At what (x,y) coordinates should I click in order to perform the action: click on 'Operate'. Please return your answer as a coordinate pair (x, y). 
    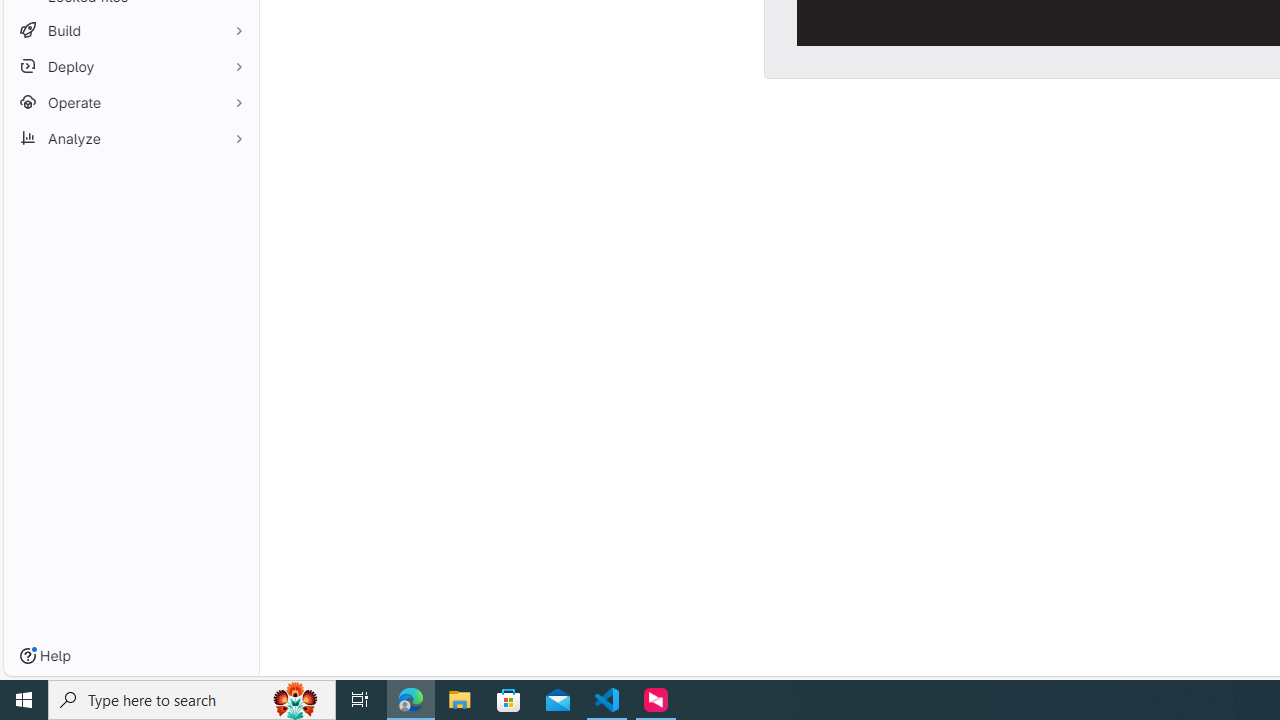
    Looking at the image, I should click on (130, 102).